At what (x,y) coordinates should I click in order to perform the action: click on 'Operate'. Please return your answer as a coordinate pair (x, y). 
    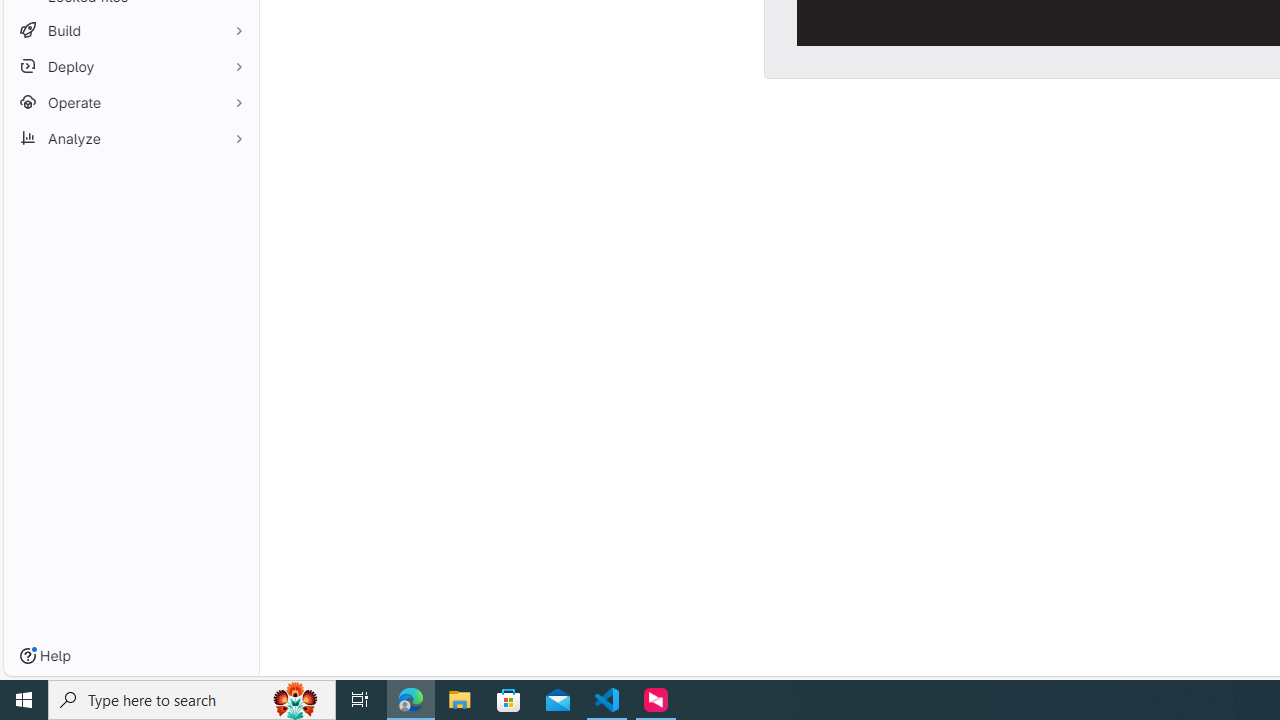
    Looking at the image, I should click on (130, 102).